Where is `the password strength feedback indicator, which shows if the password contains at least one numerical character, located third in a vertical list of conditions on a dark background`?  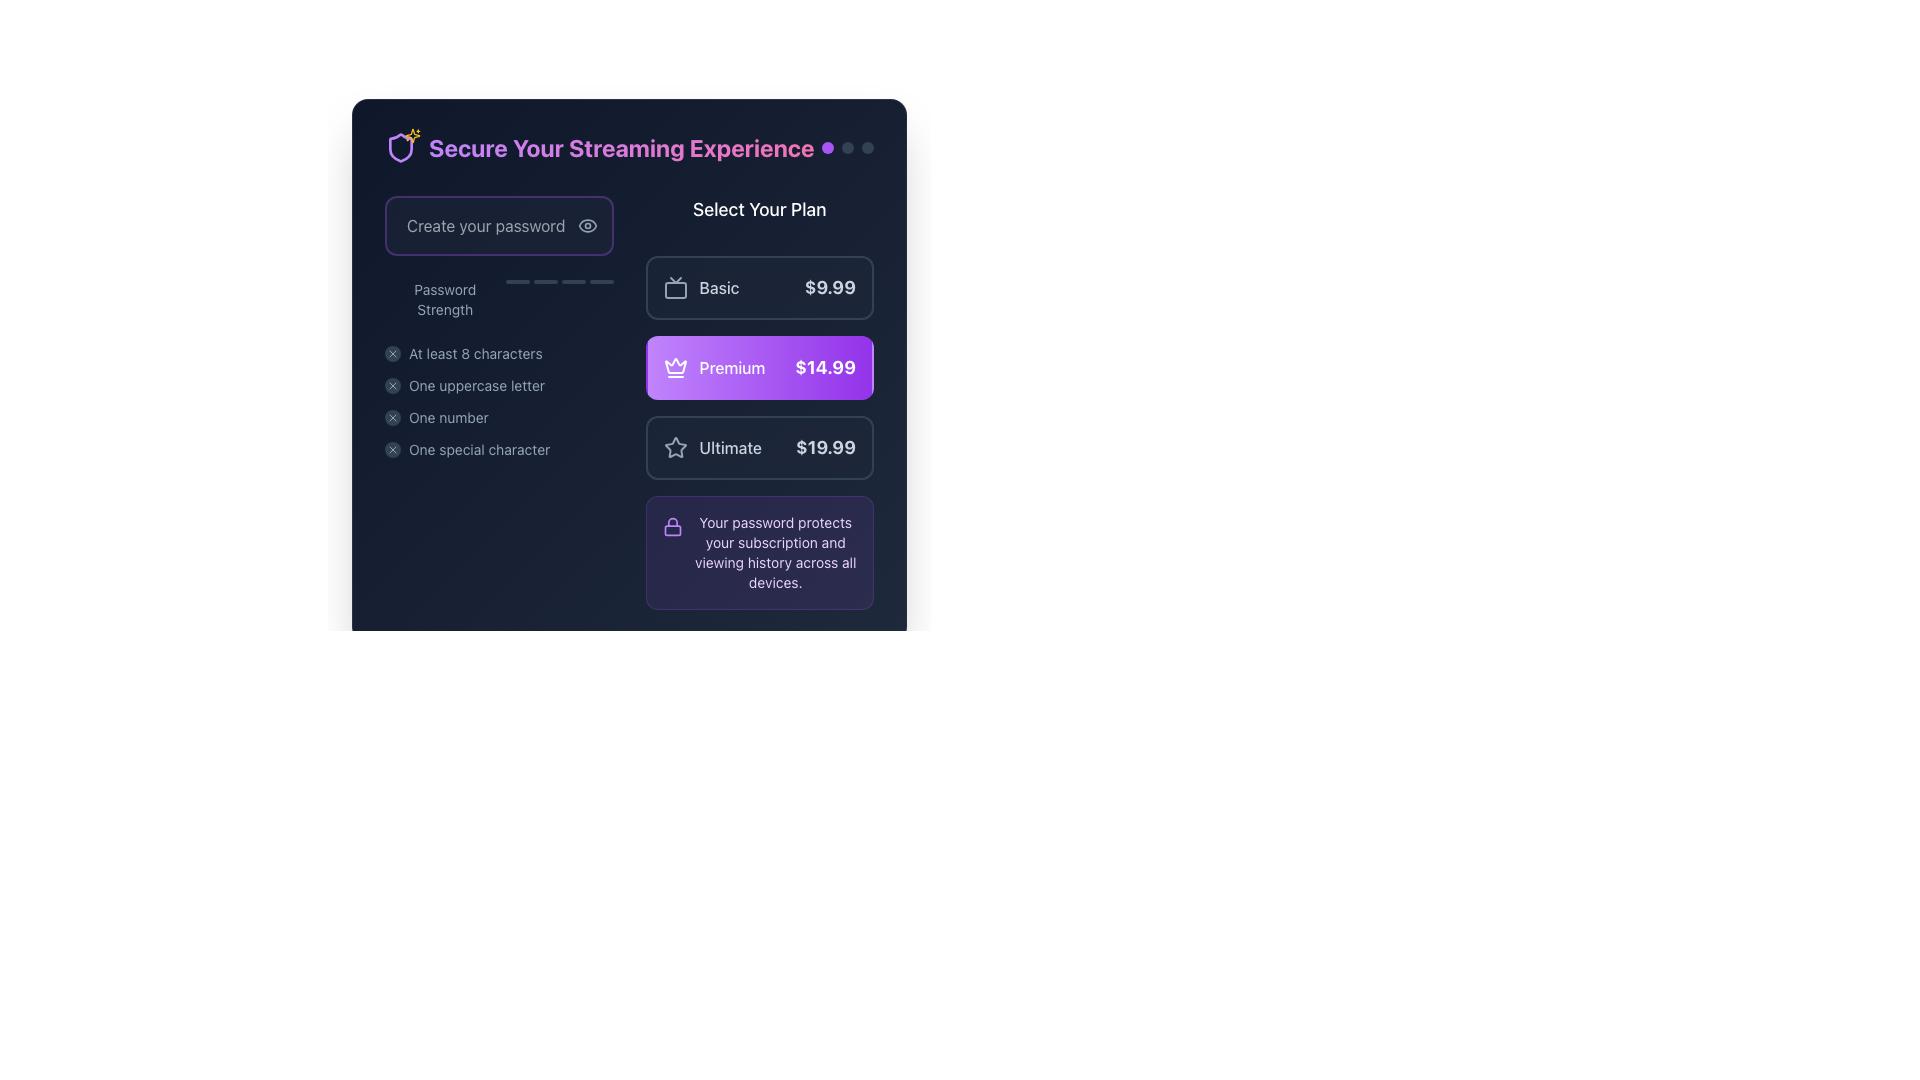 the password strength feedback indicator, which shows if the password contains at least one numerical character, located third in a vertical list of conditions on a dark background is located at coordinates (499, 416).